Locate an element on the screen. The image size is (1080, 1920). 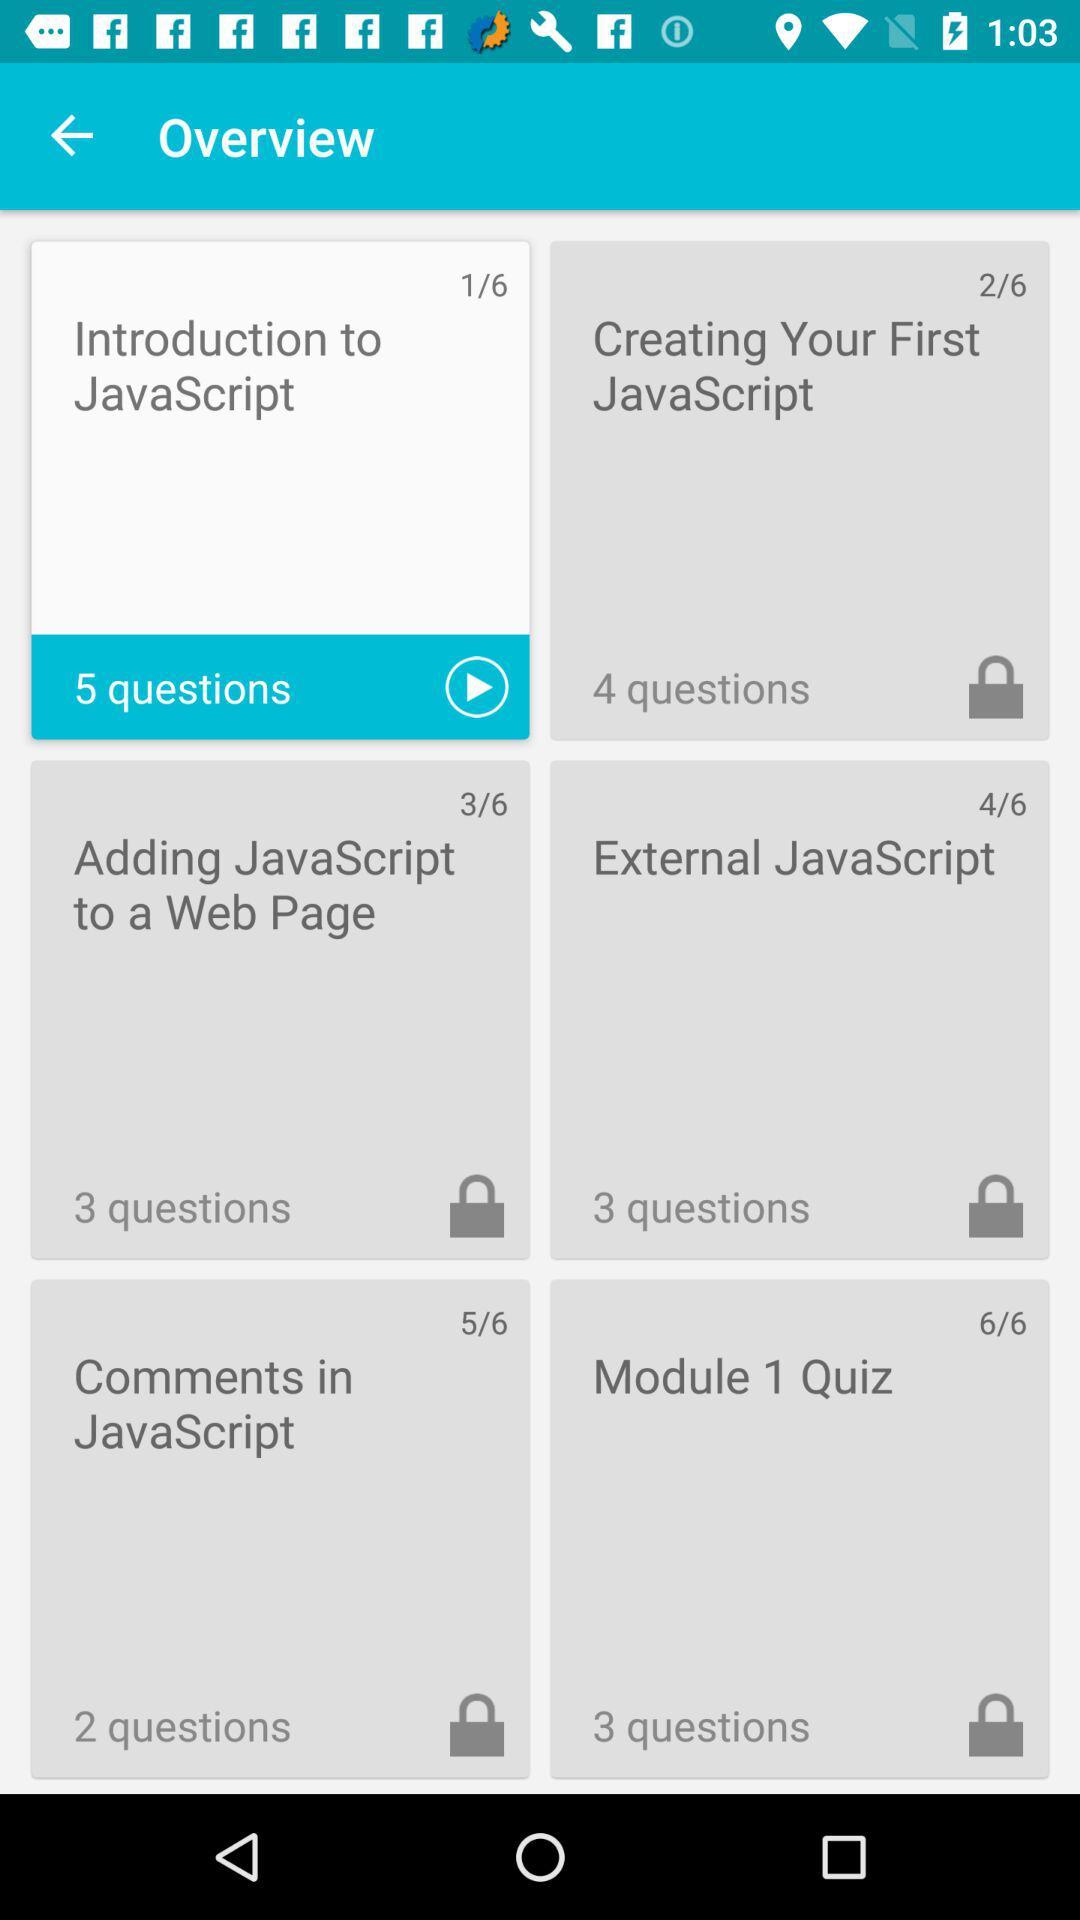
the icon to the left of the overview is located at coordinates (72, 135).